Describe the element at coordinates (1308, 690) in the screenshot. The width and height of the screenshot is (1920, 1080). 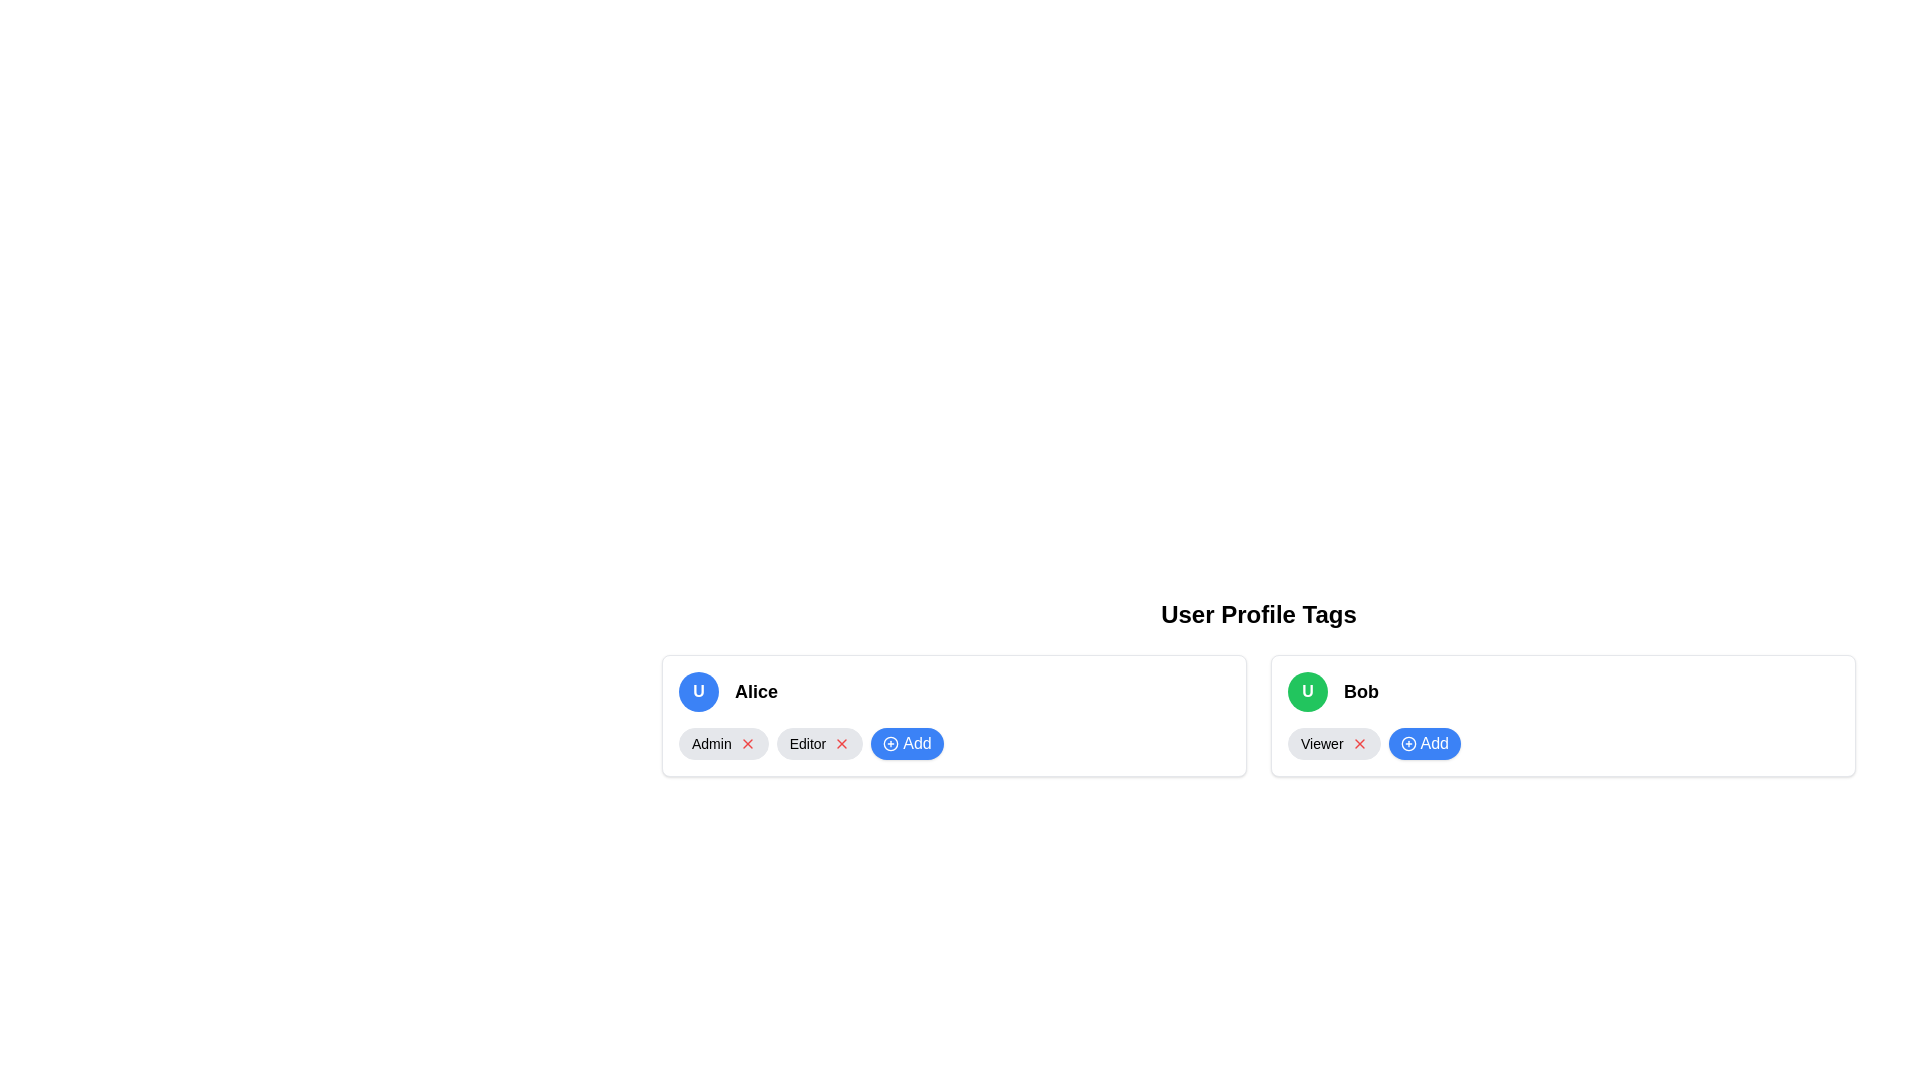
I see `the visual identifier icon representing the user's initial, positioned to the left of the text 'Bob'` at that location.